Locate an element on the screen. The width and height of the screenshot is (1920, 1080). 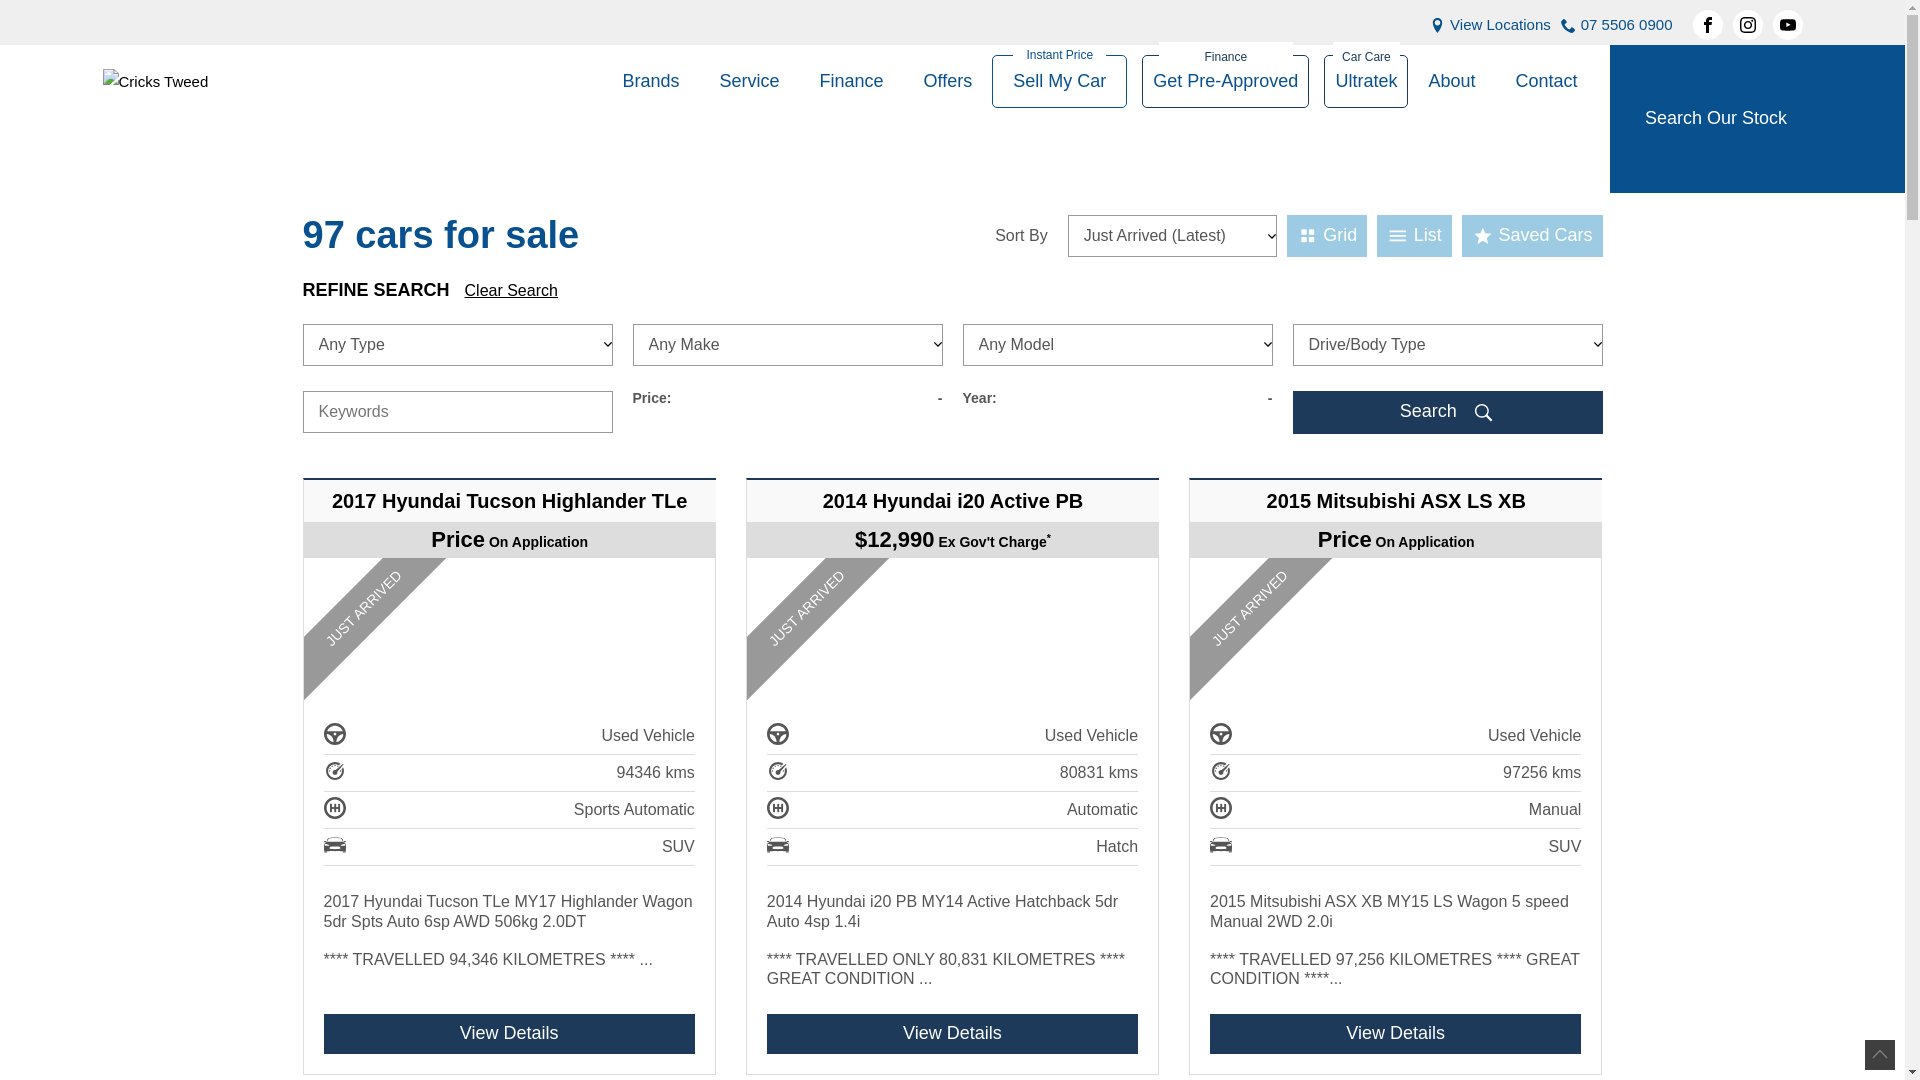
'Clear Search' is located at coordinates (464, 290).